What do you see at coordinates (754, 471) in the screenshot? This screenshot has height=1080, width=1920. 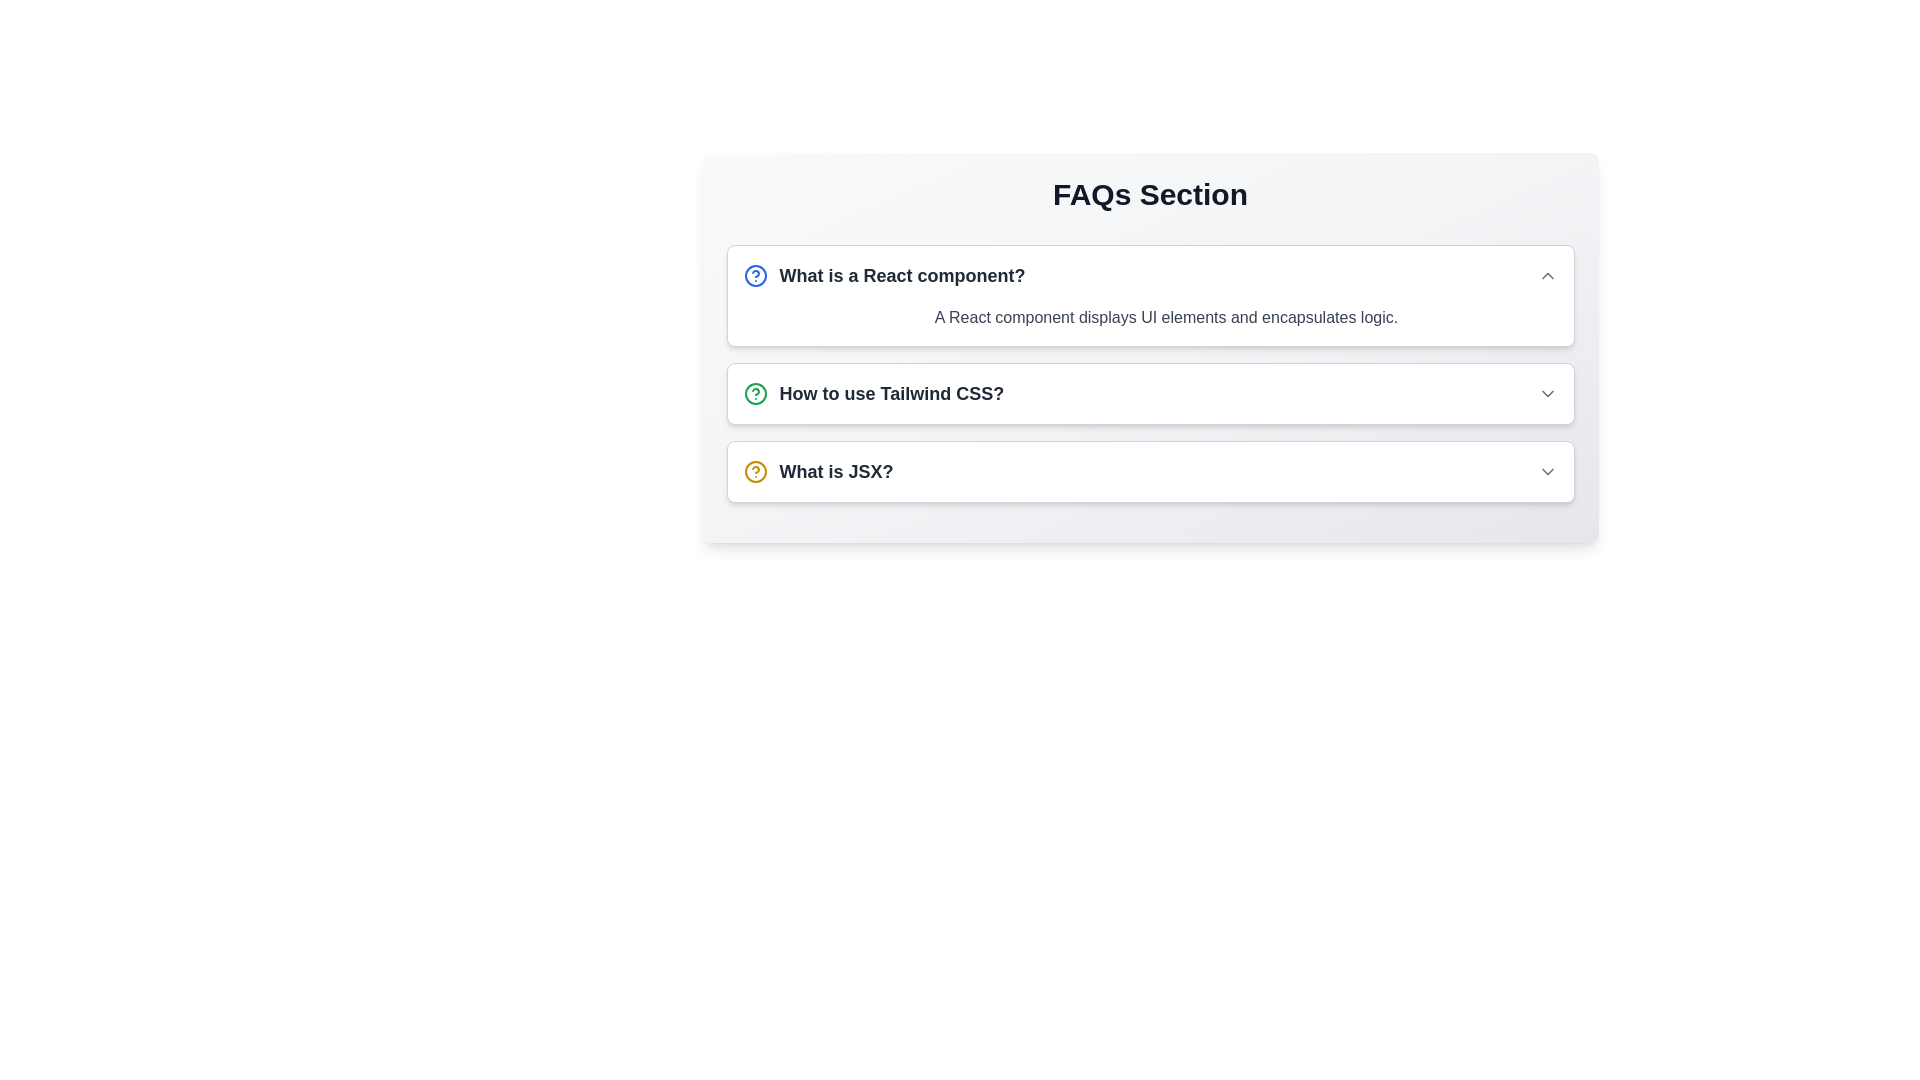 I see `the circular icon with a yellow outline and a question mark graphic located to the left of the text 'What is JSX?' in the FAQs list` at bounding box center [754, 471].